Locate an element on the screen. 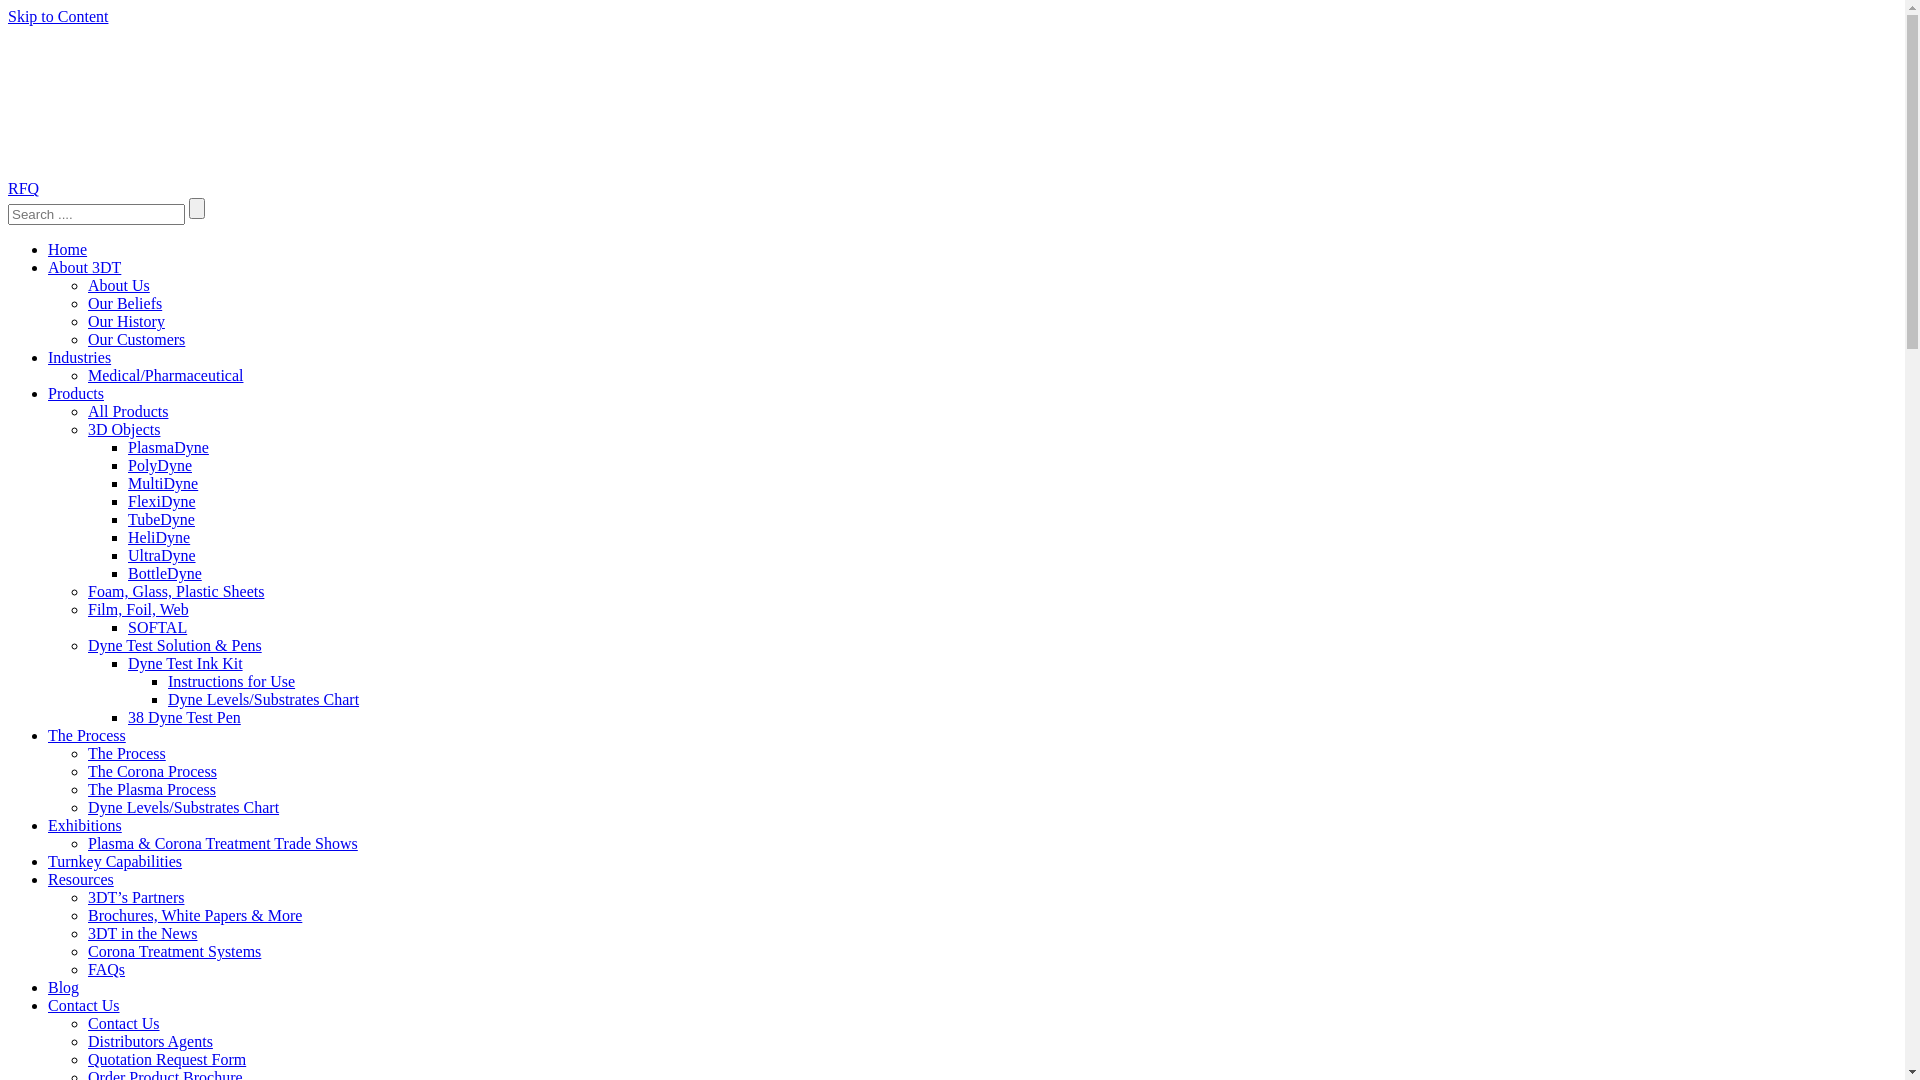 The width and height of the screenshot is (1920, 1080). 'Dyne Test Ink Kit' is located at coordinates (185, 663).